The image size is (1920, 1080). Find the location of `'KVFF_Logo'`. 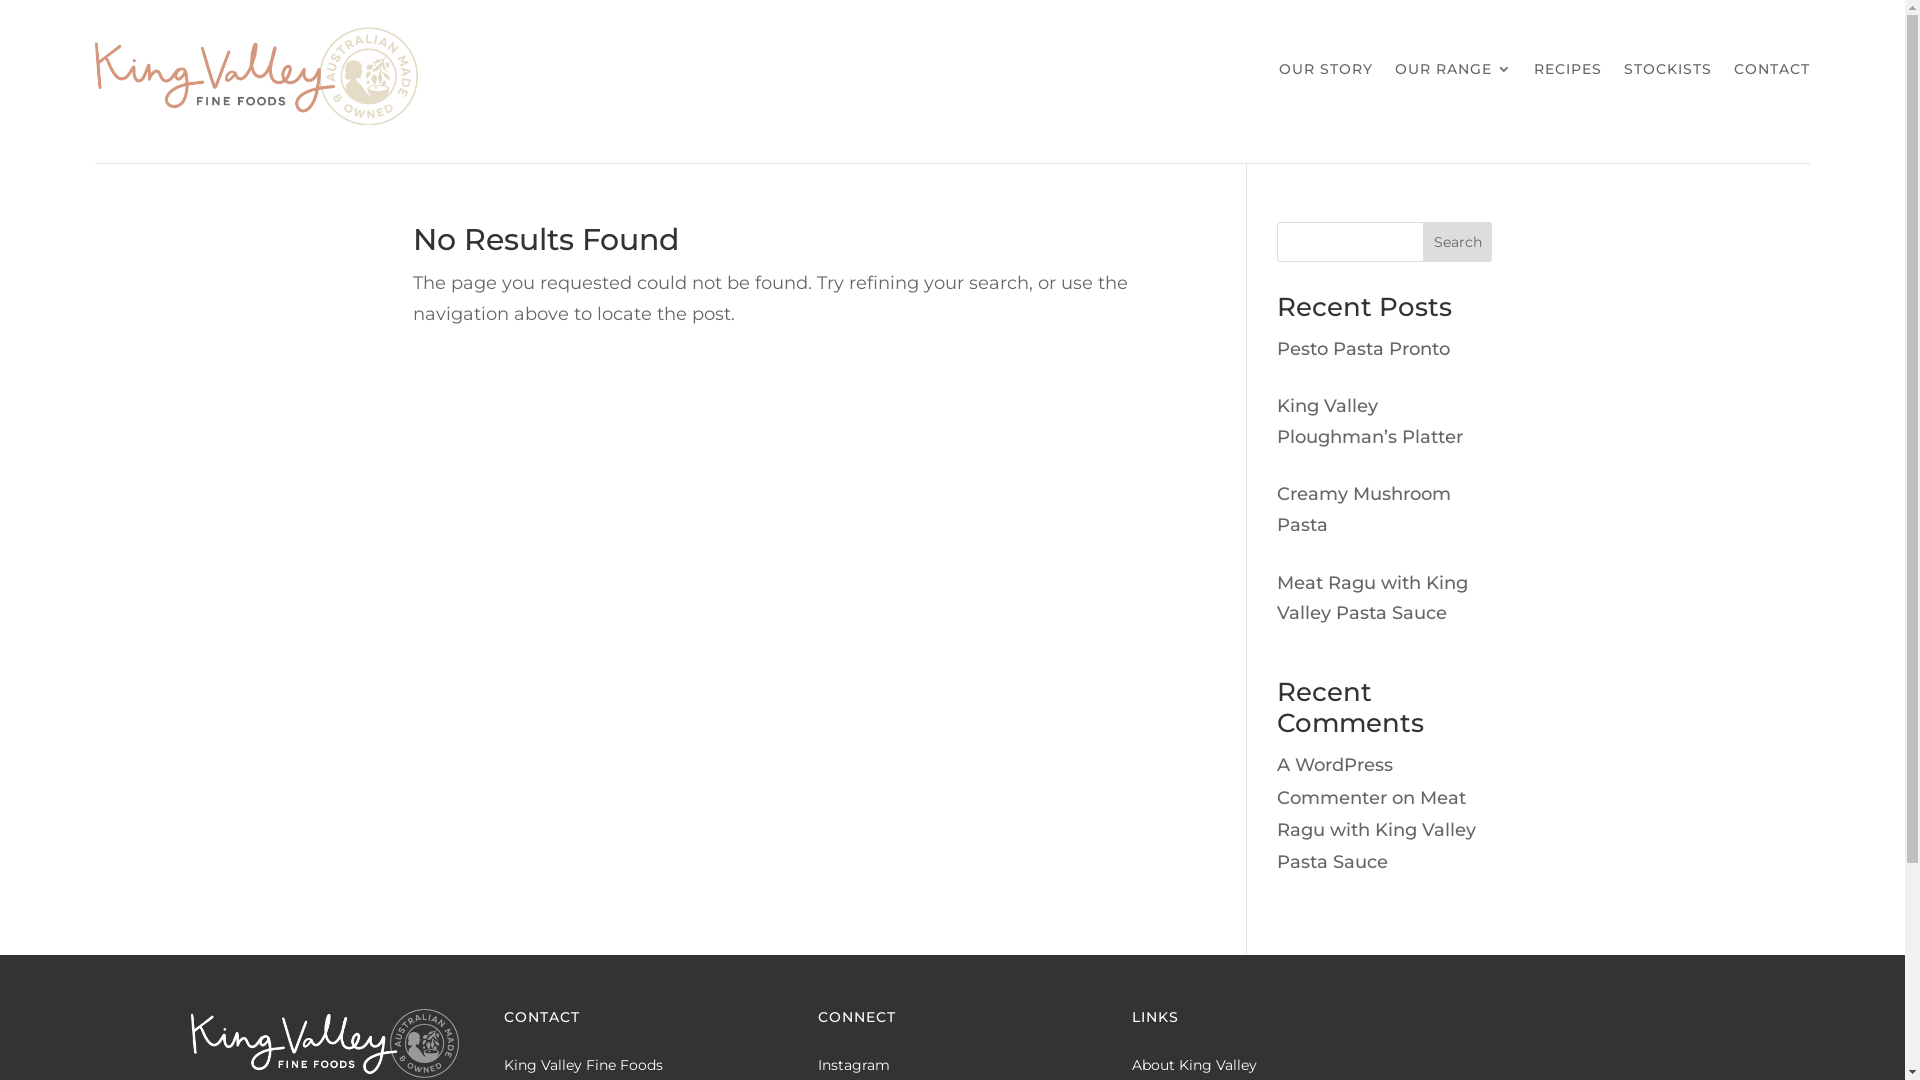

'KVFF_Logo' is located at coordinates (254, 75).